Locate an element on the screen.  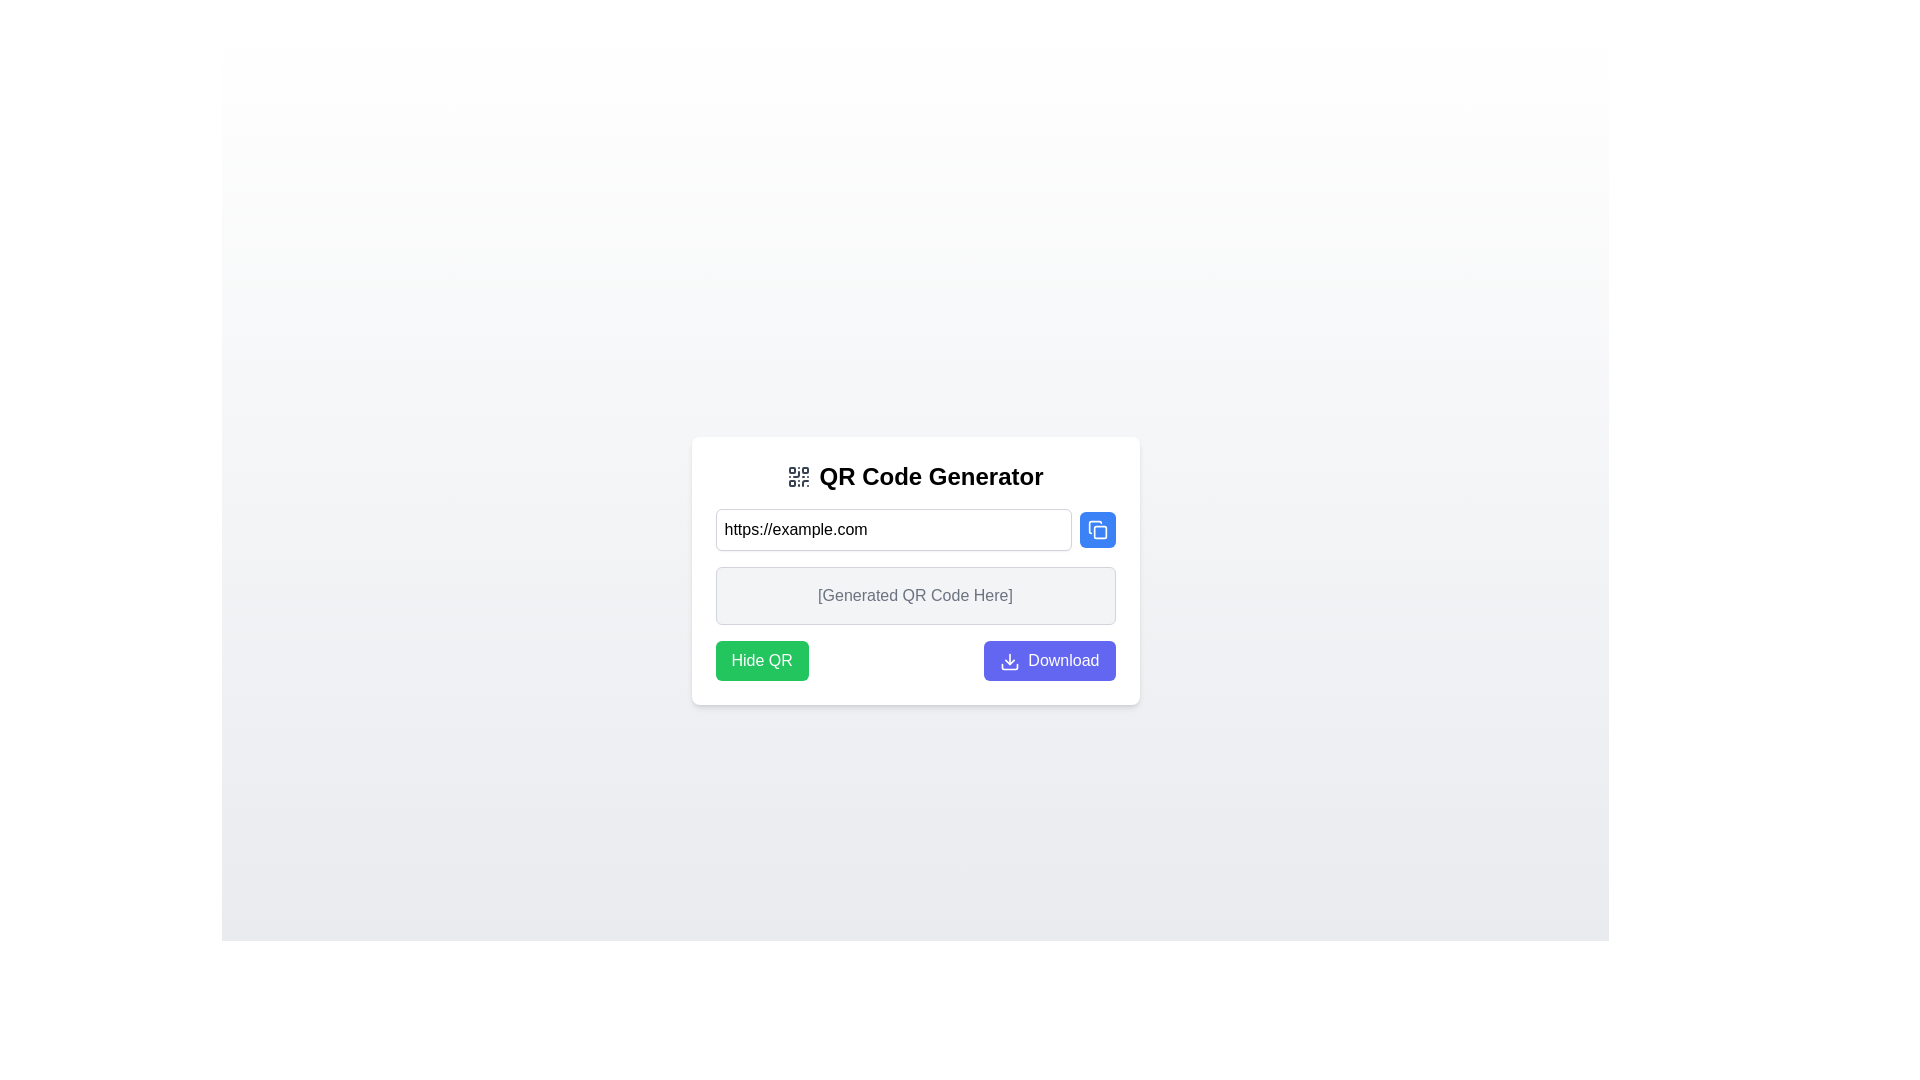
the blue copy button with rounded edges and a white icon to copy content is located at coordinates (1096, 528).